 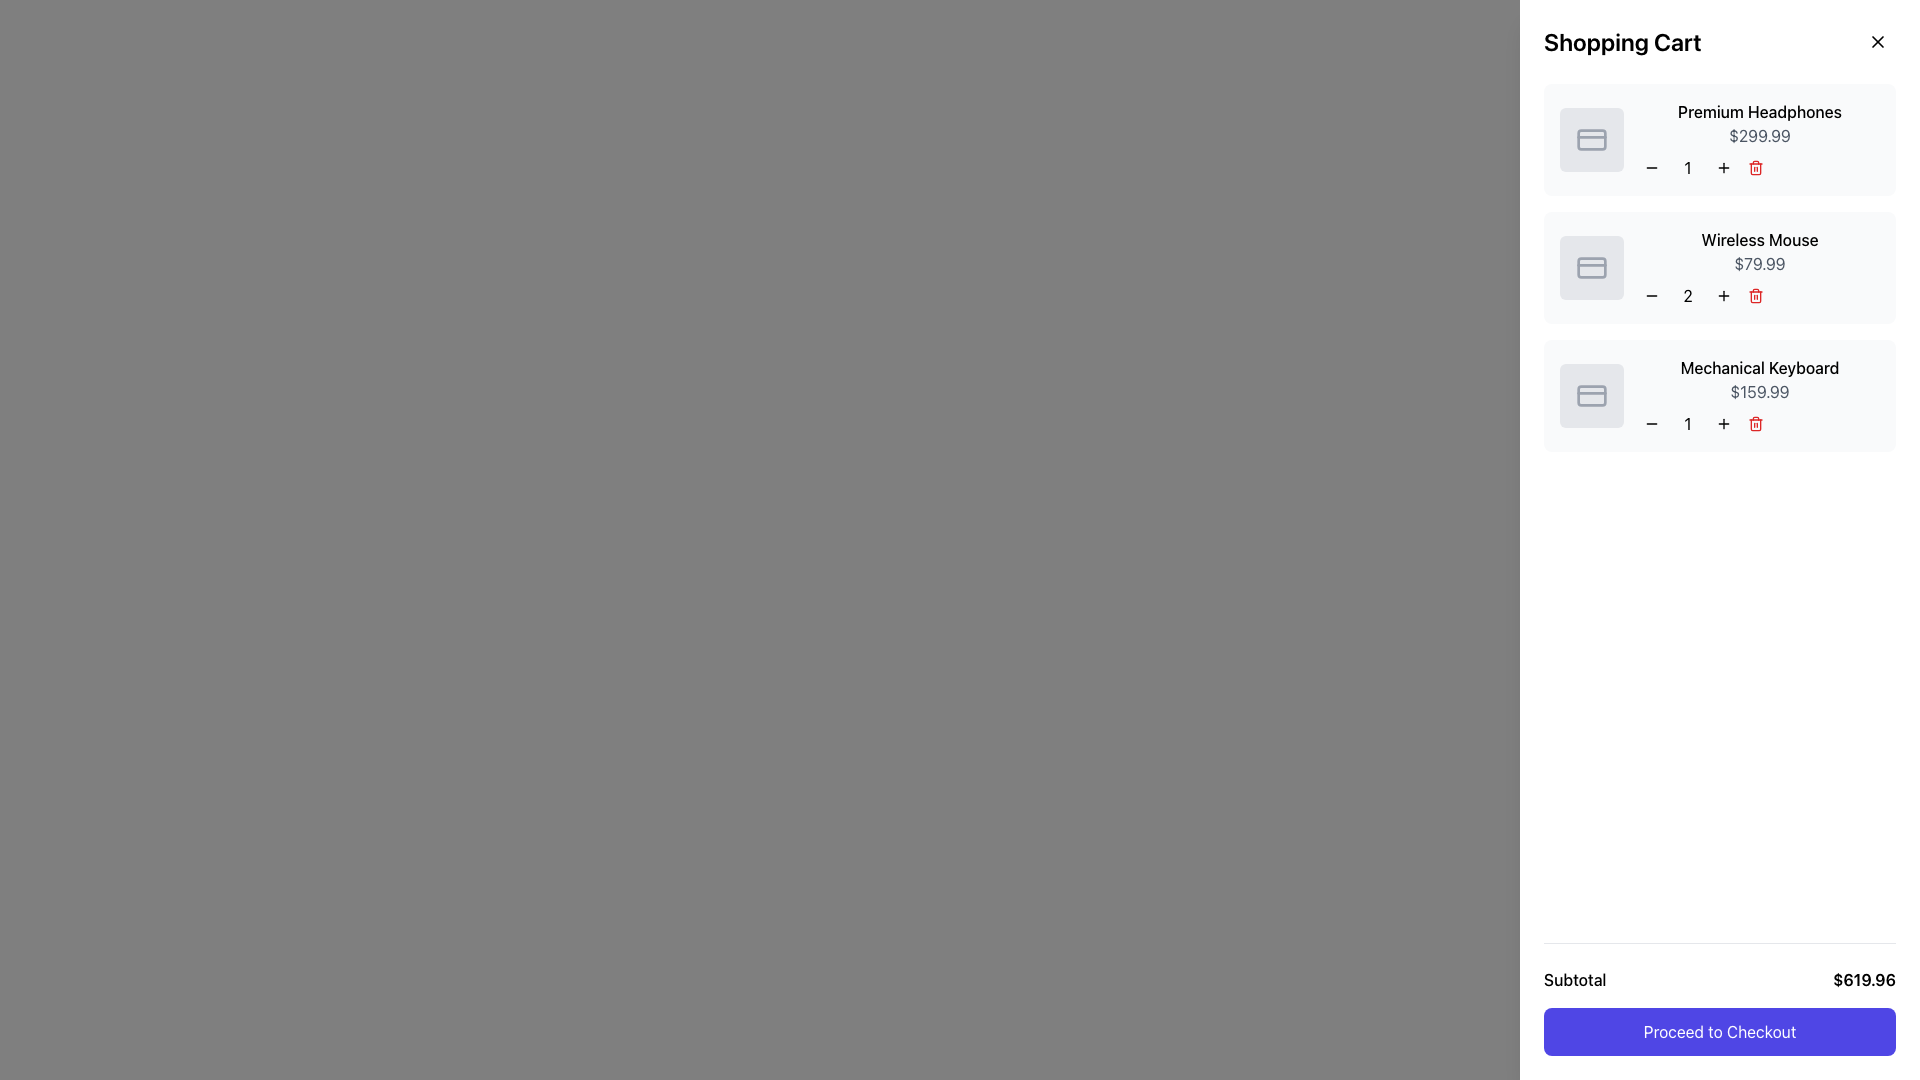 I want to click on the interactive trash bin icon button located in the shopping cart component, next to the 'Mechanical Keyboard' item, so click(x=1755, y=423).